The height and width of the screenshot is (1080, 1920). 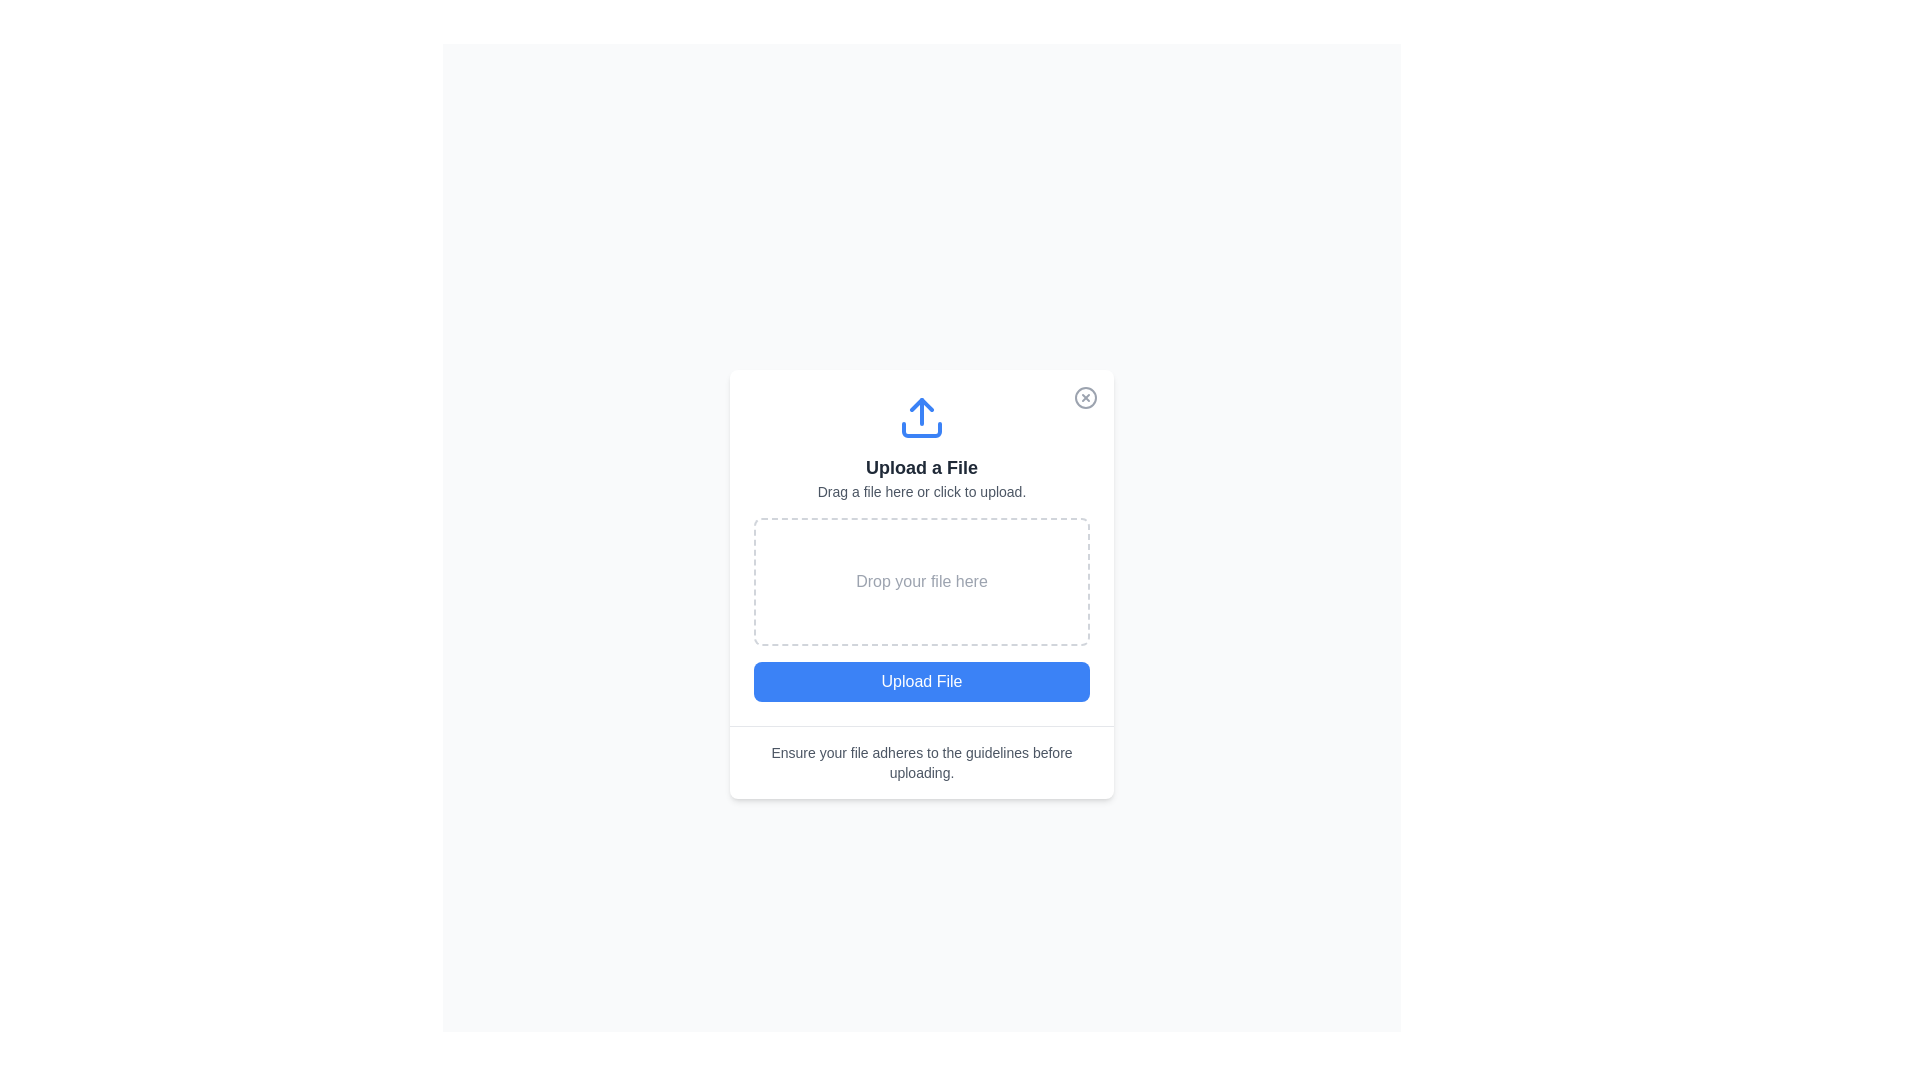 What do you see at coordinates (920, 581) in the screenshot?
I see `the file drop zone located below the description text 'Drag a file here or click to upload.'` at bounding box center [920, 581].